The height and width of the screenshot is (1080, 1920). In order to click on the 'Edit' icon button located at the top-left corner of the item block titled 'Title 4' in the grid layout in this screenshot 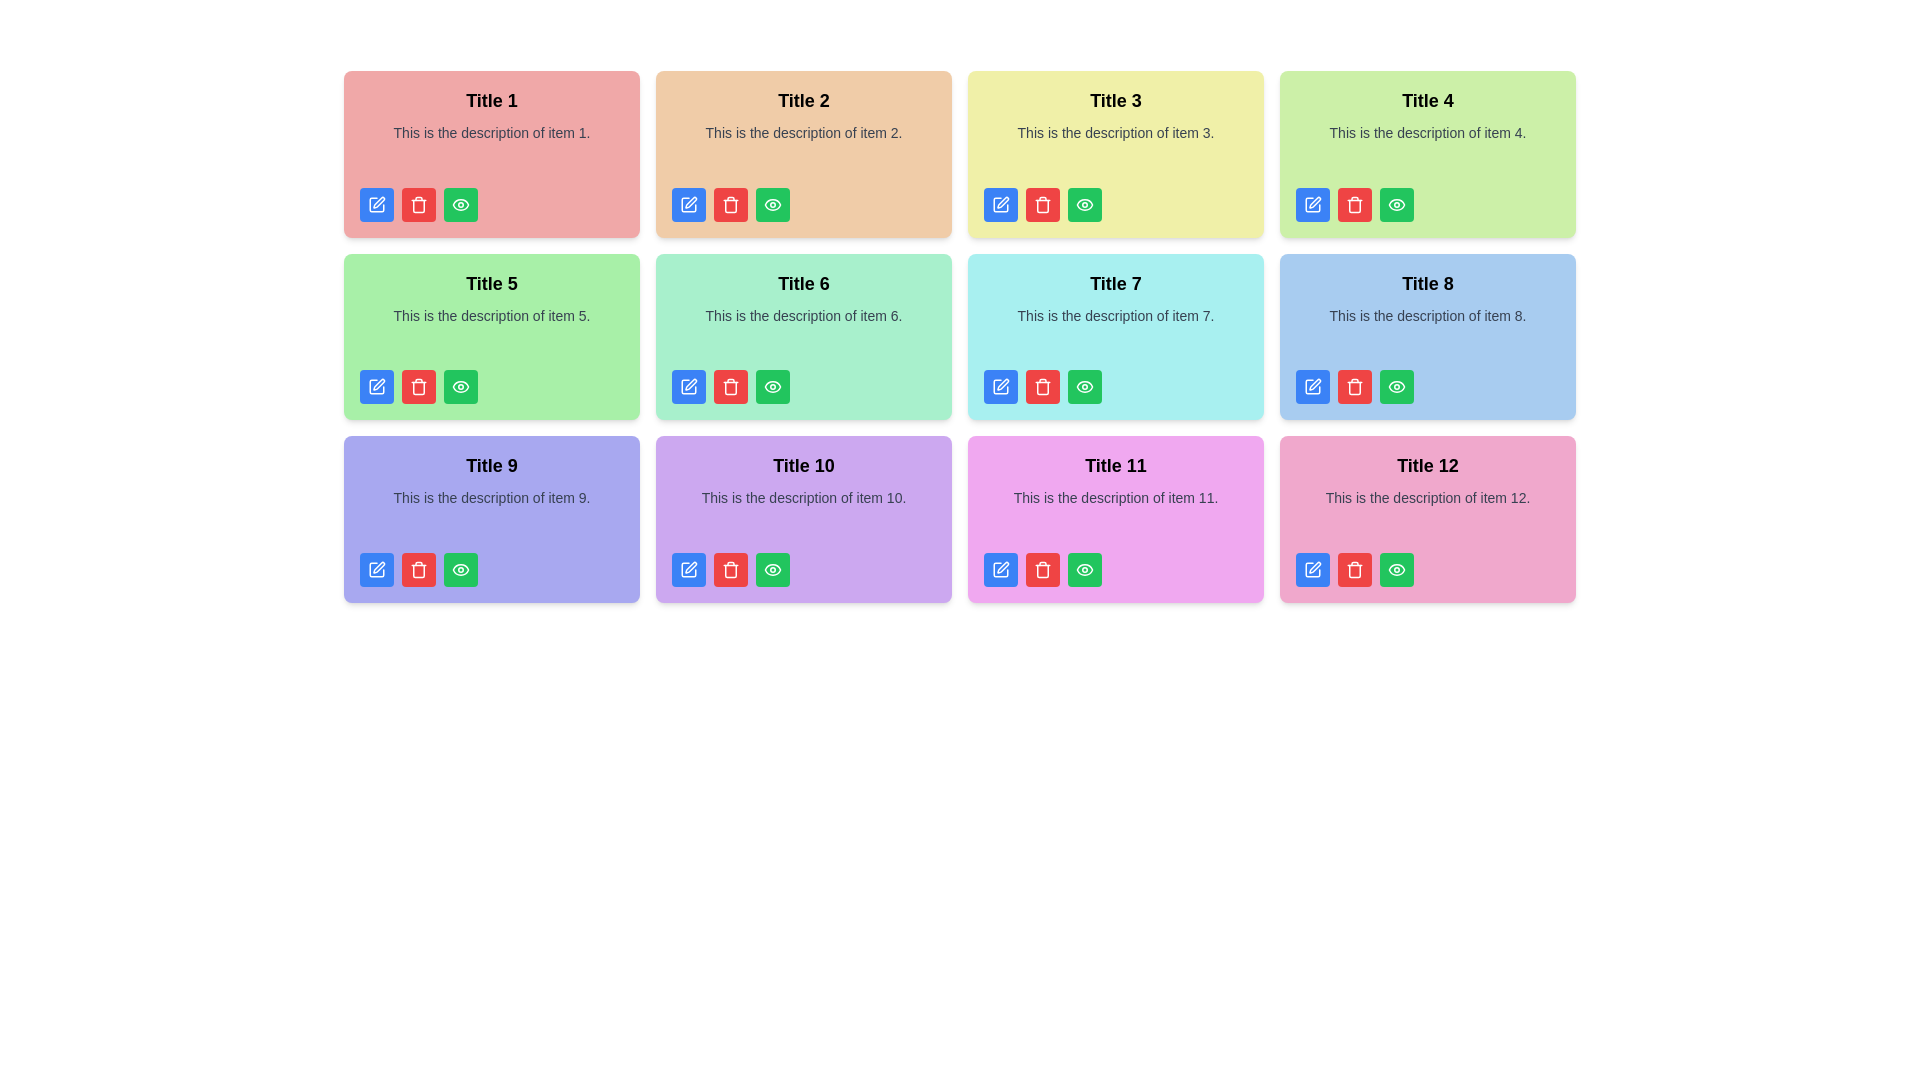, I will do `click(1315, 202)`.